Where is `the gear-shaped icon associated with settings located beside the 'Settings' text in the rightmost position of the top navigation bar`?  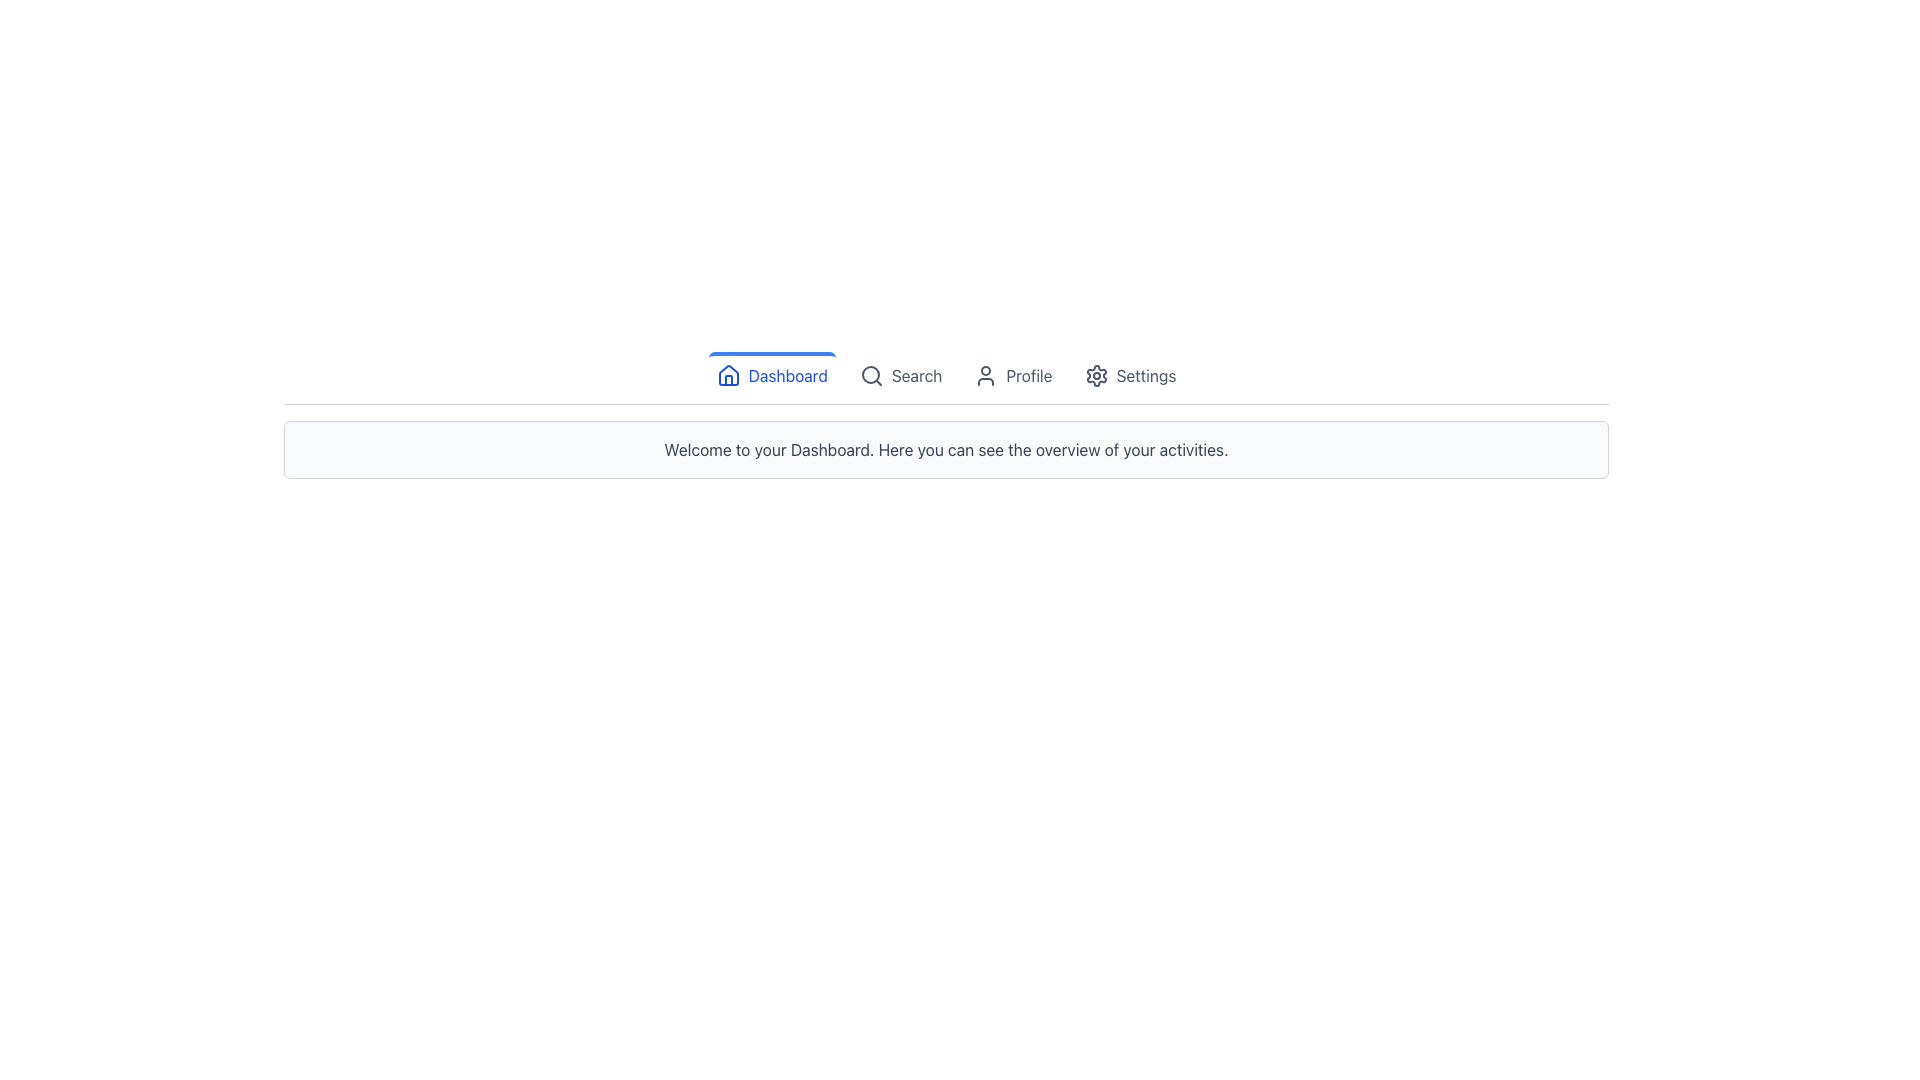
the gear-shaped icon associated with settings located beside the 'Settings' text in the rightmost position of the top navigation bar is located at coordinates (1095, 375).